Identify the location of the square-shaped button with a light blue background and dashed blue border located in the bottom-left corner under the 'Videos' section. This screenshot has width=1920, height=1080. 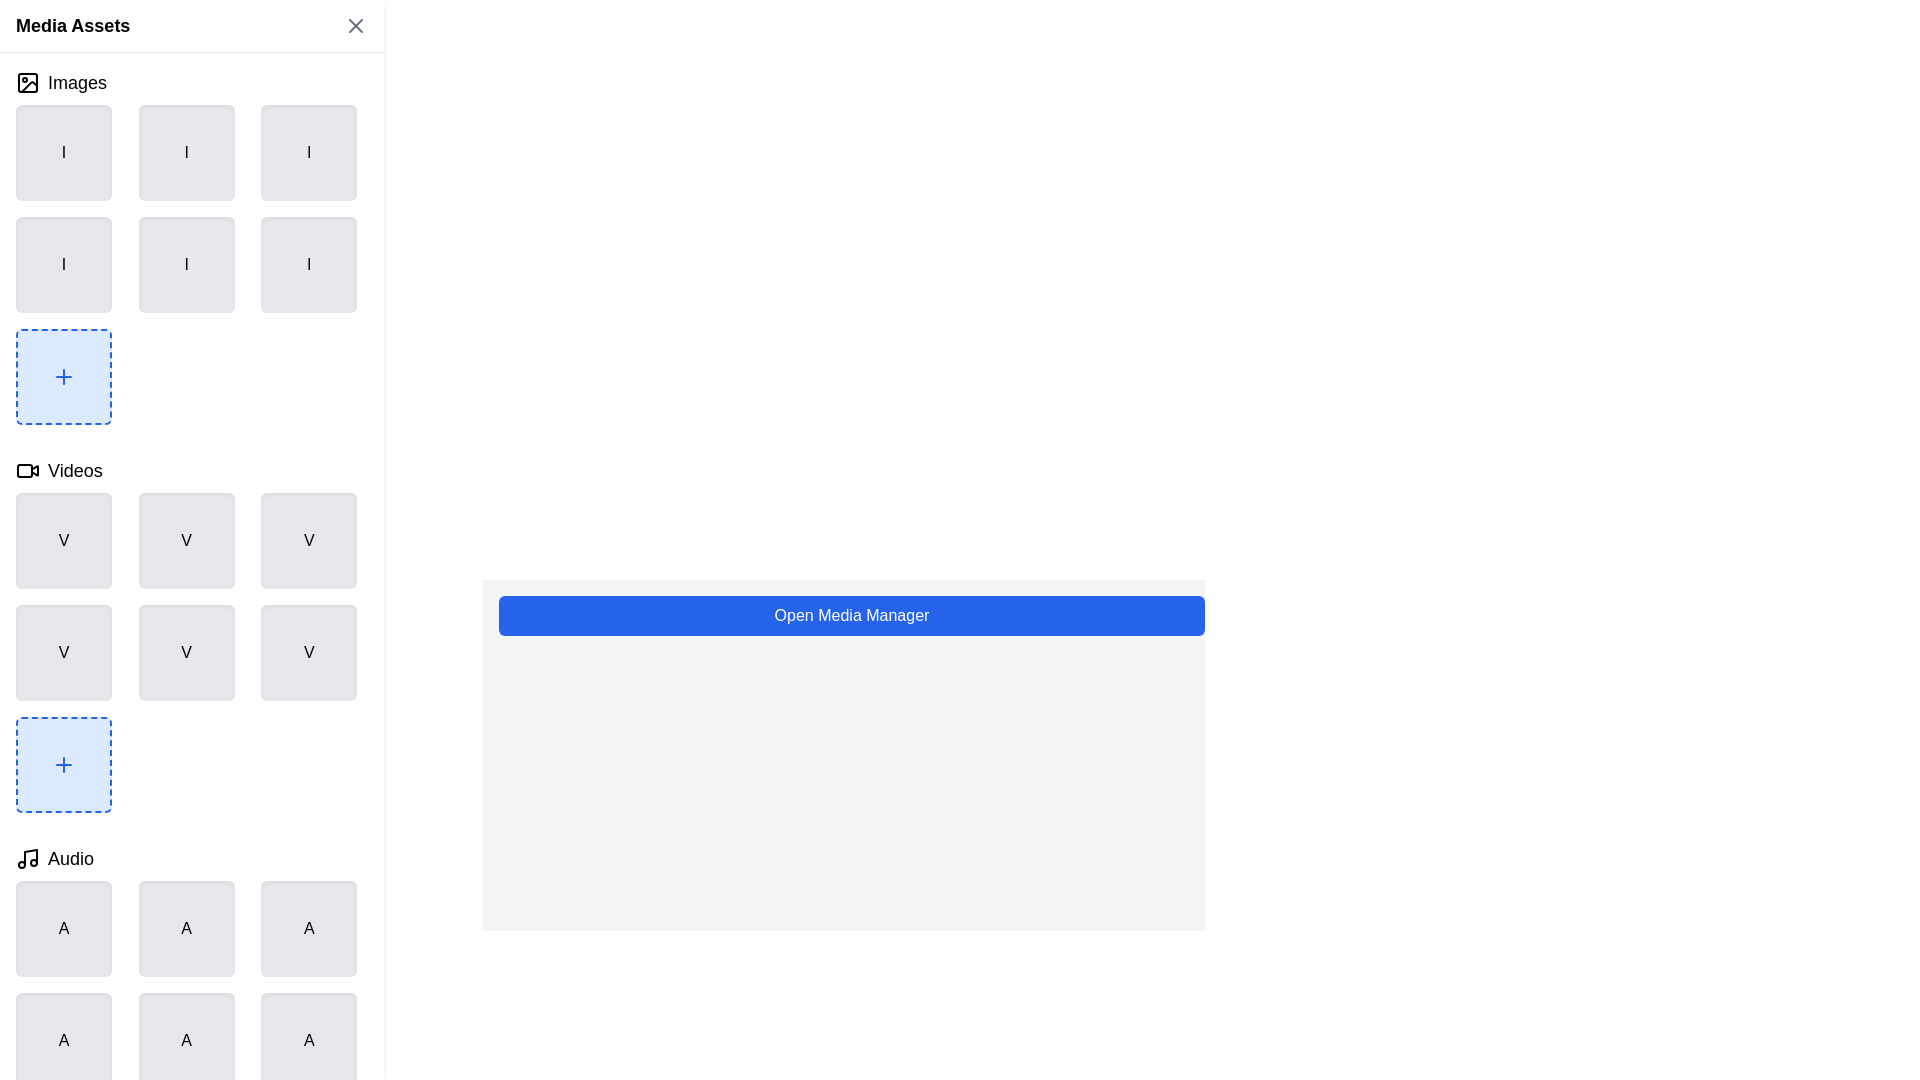
(63, 764).